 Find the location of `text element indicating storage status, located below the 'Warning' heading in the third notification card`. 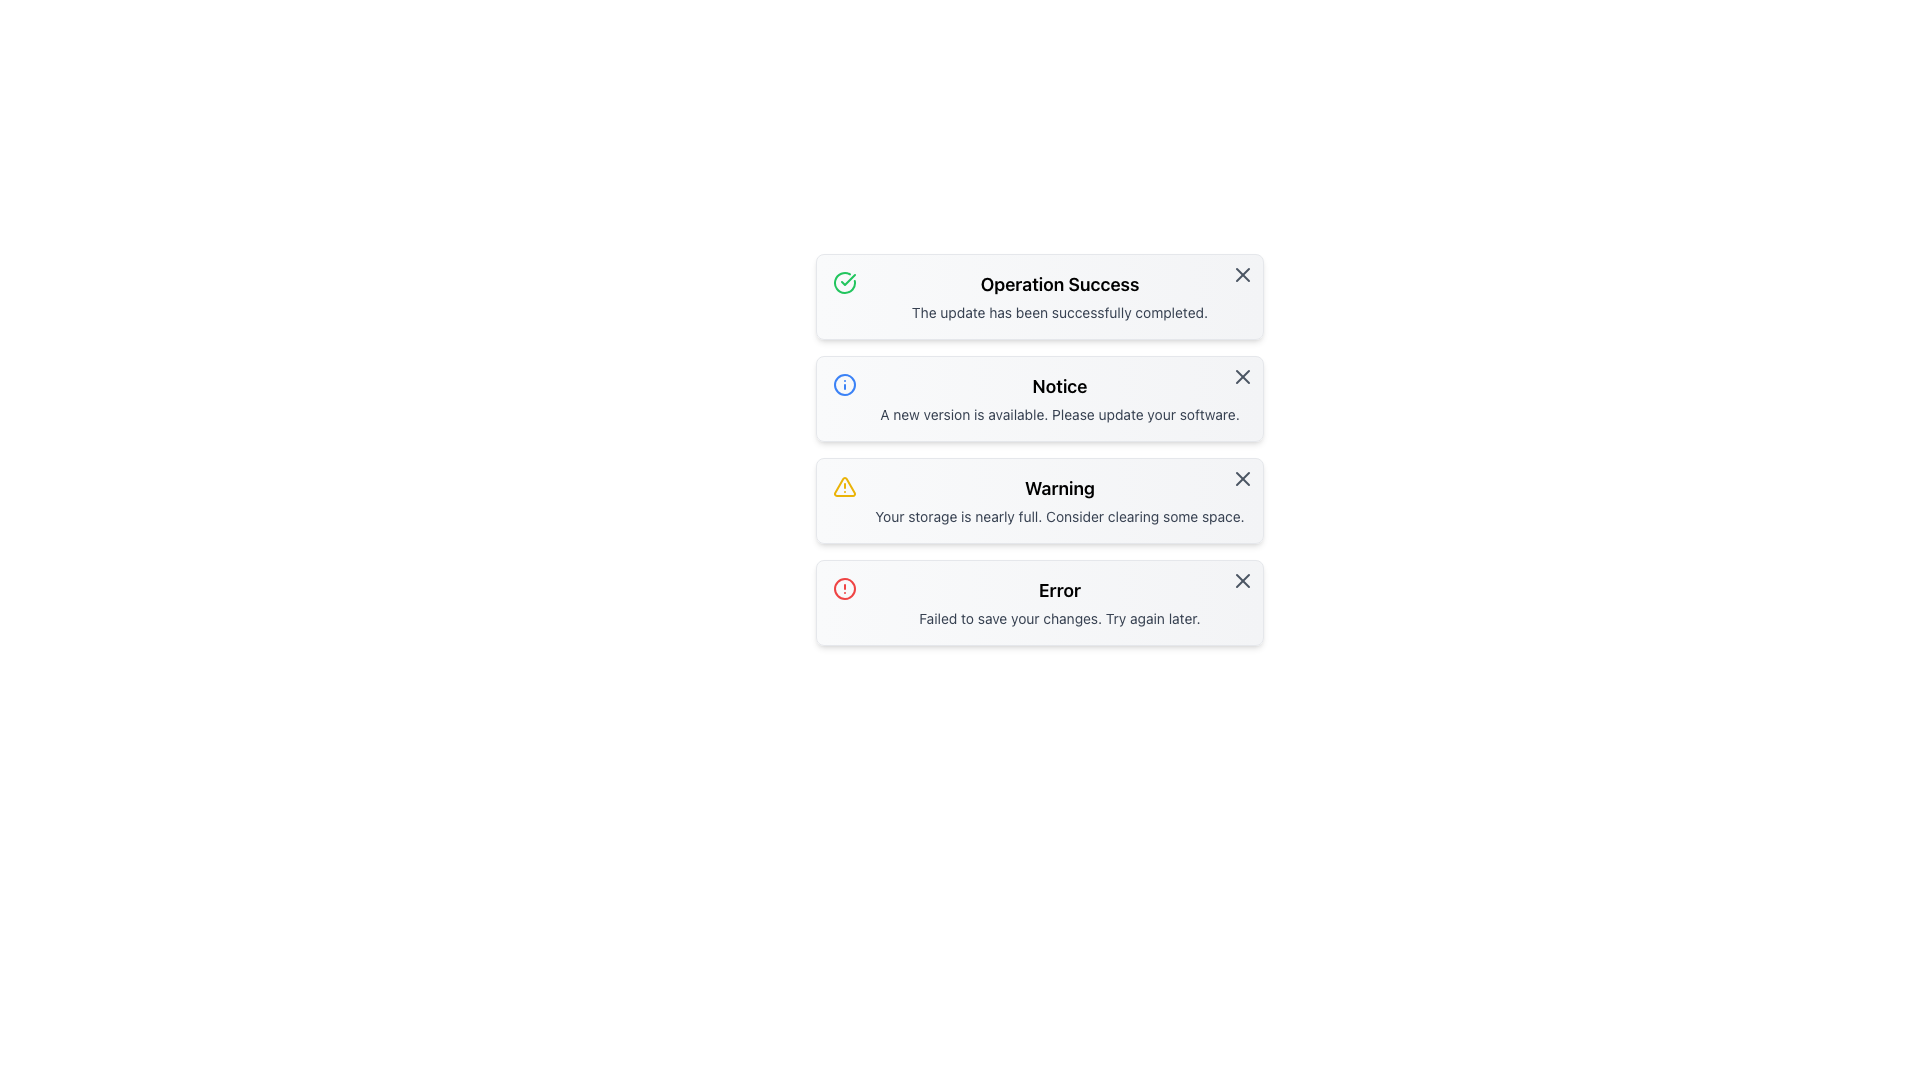

text element indicating storage status, located below the 'Warning' heading in the third notification card is located at coordinates (1059, 515).